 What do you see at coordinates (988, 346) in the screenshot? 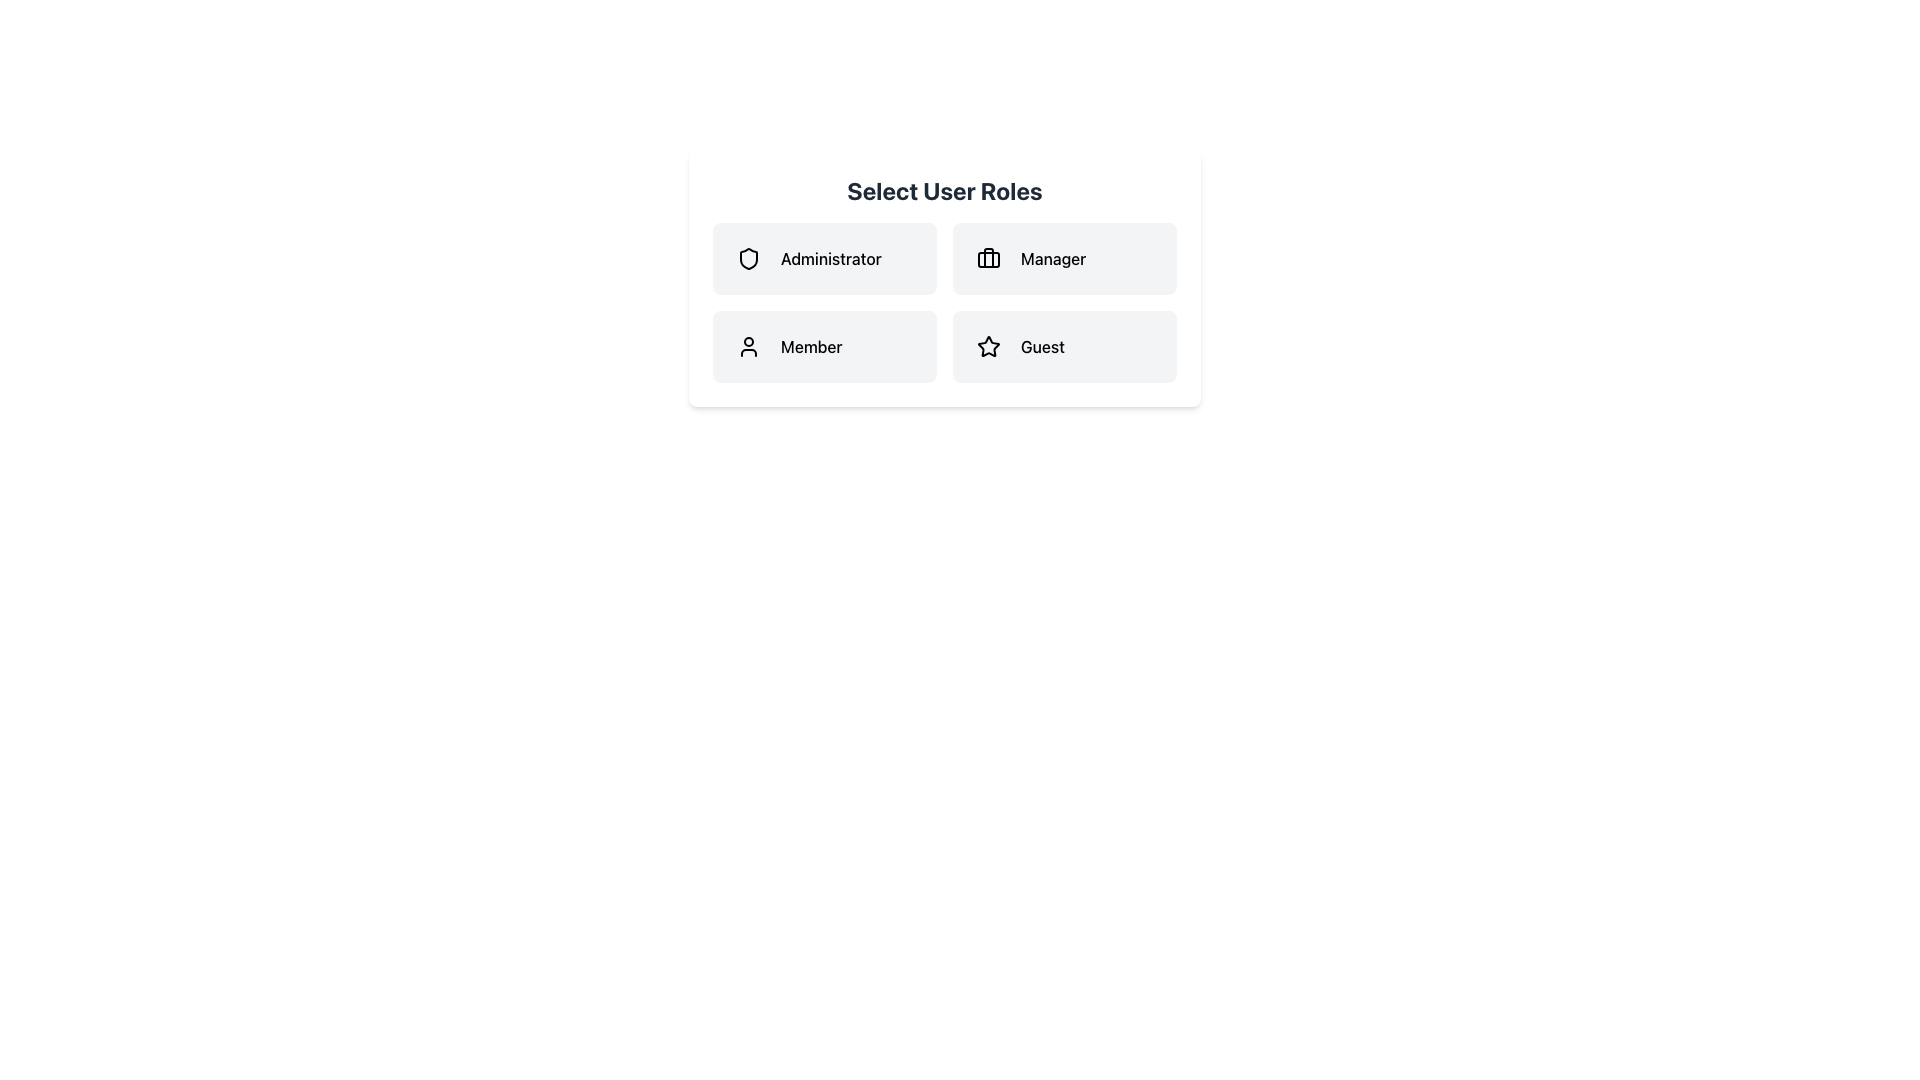
I see `the star icon representing the 'Guest' user role, located at the bottom-right of the 'Select User Roles' grid` at bounding box center [988, 346].